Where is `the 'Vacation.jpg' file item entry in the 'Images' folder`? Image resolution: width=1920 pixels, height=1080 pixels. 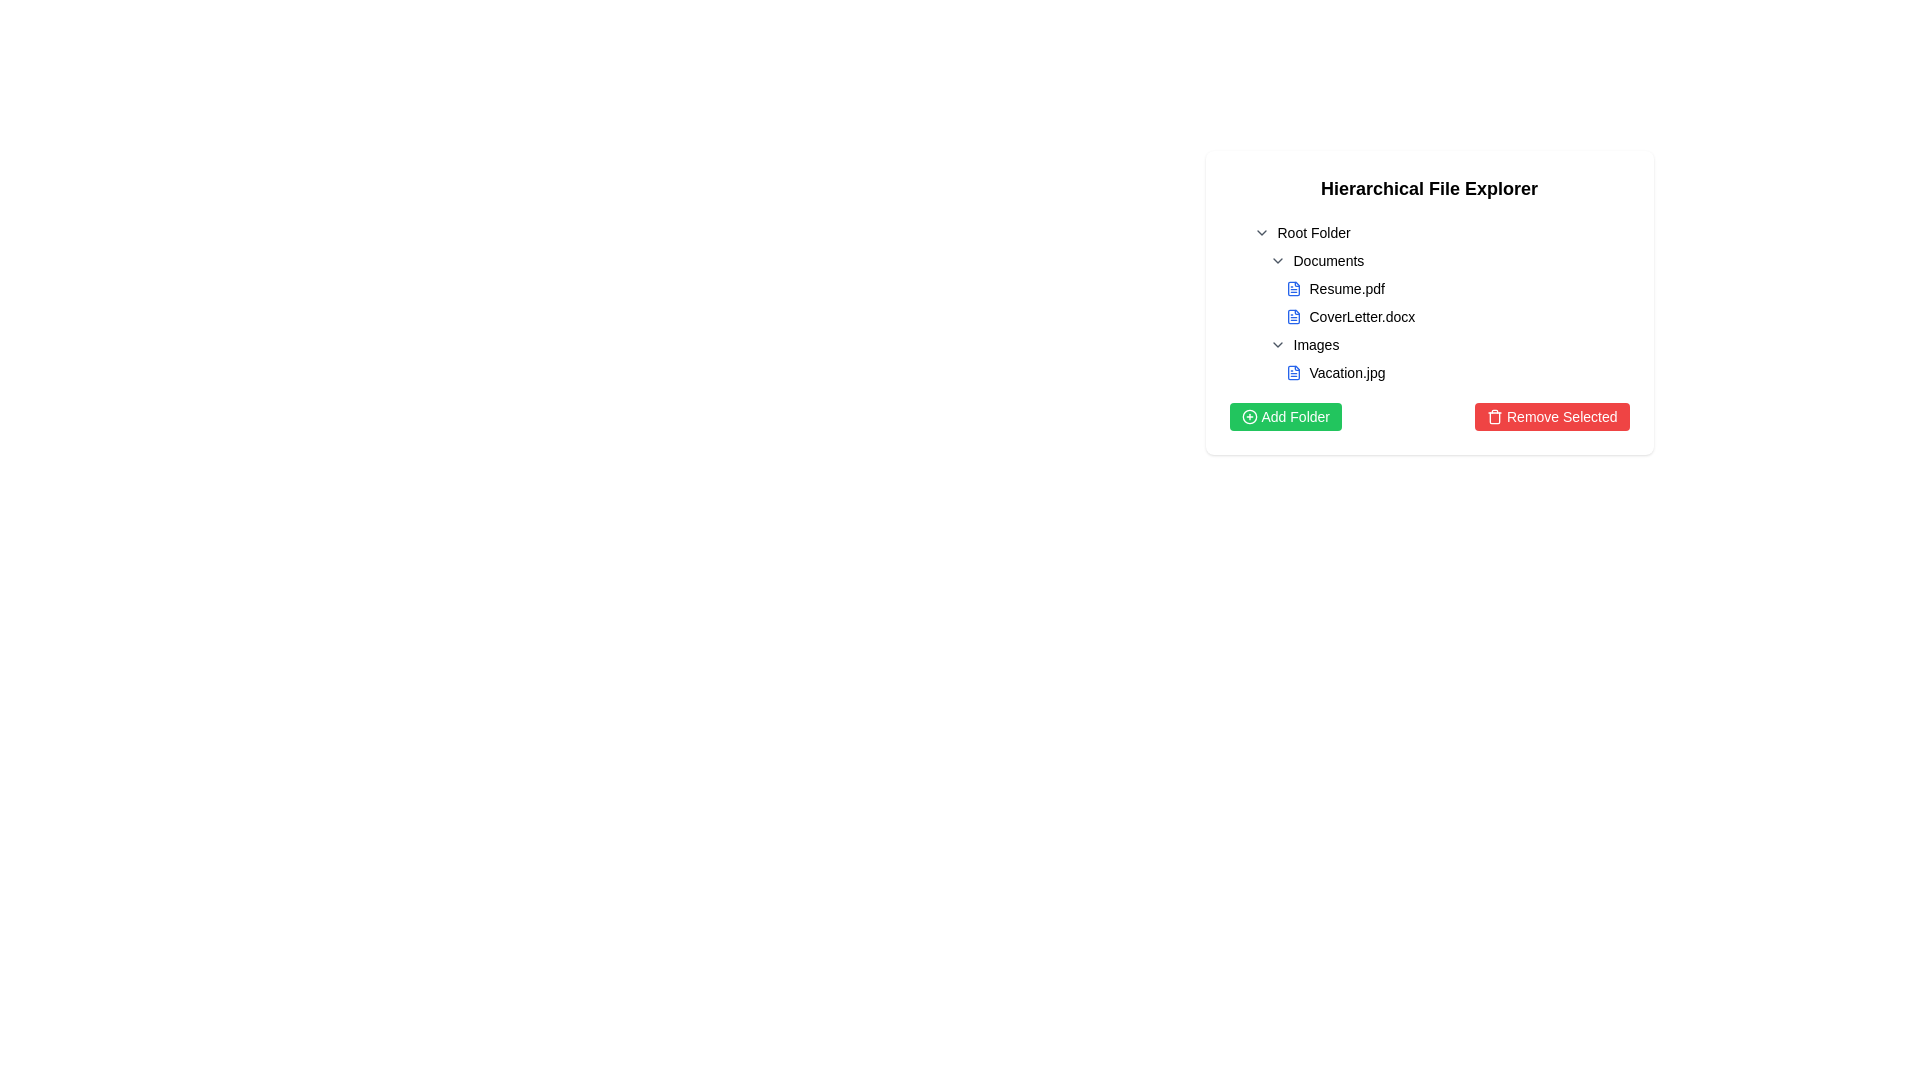 the 'Vacation.jpg' file item entry in the 'Images' folder is located at coordinates (1445, 373).